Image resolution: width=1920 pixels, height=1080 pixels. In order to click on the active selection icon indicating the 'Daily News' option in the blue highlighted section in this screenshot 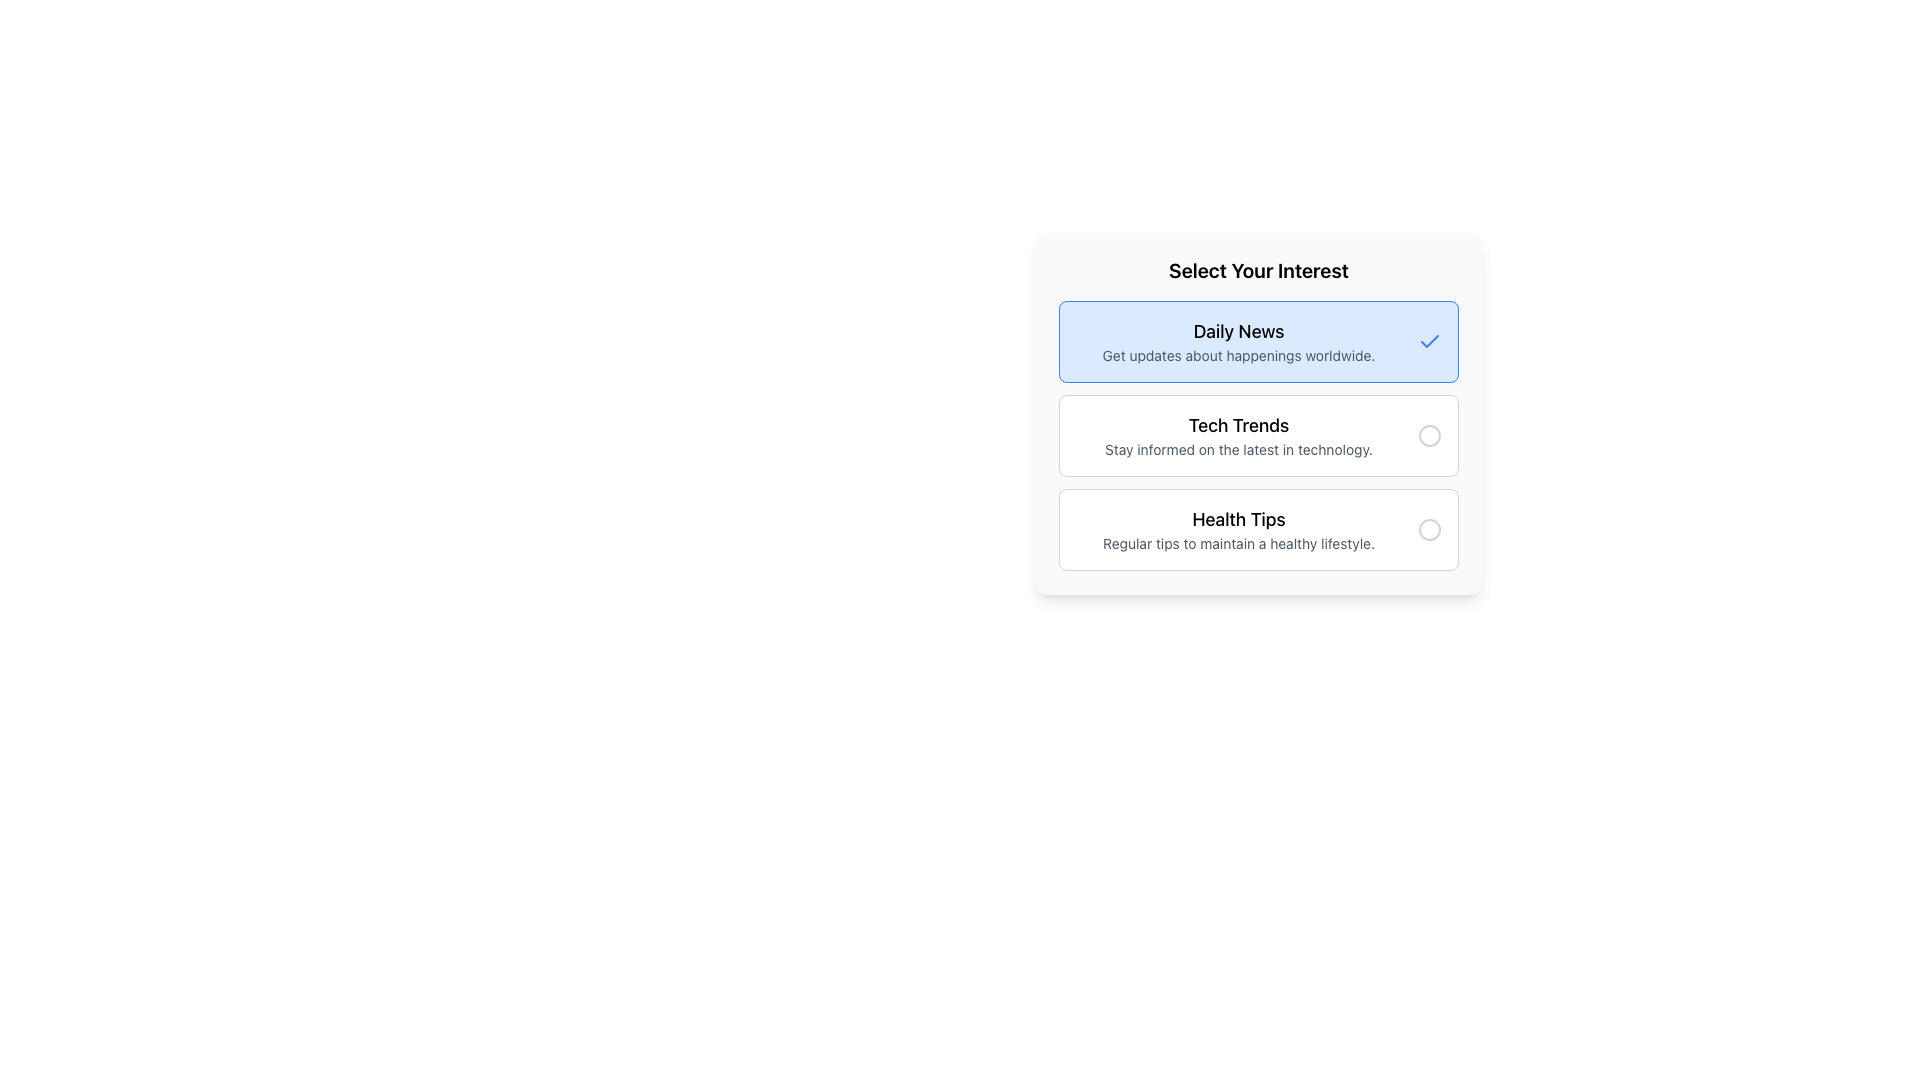, I will do `click(1429, 341)`.